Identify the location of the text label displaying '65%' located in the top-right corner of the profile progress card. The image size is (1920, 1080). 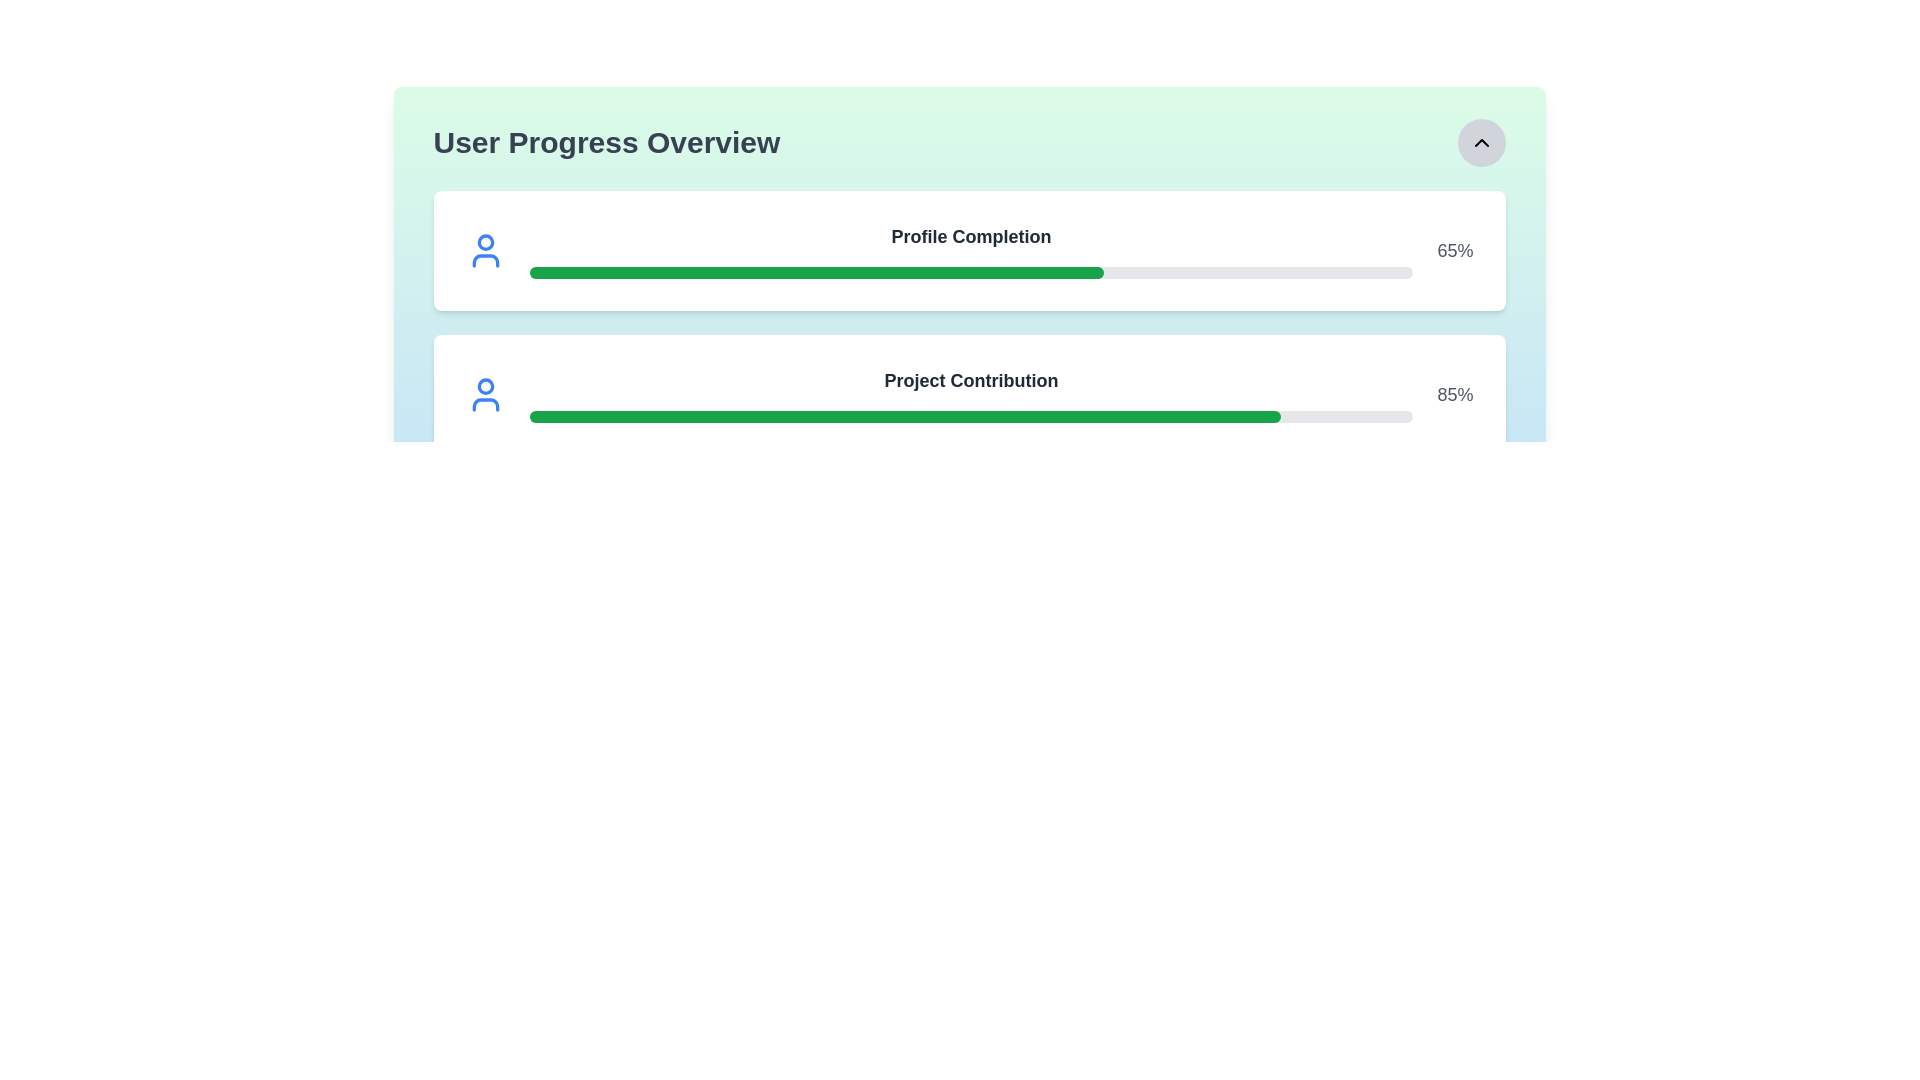
(1455, 249).